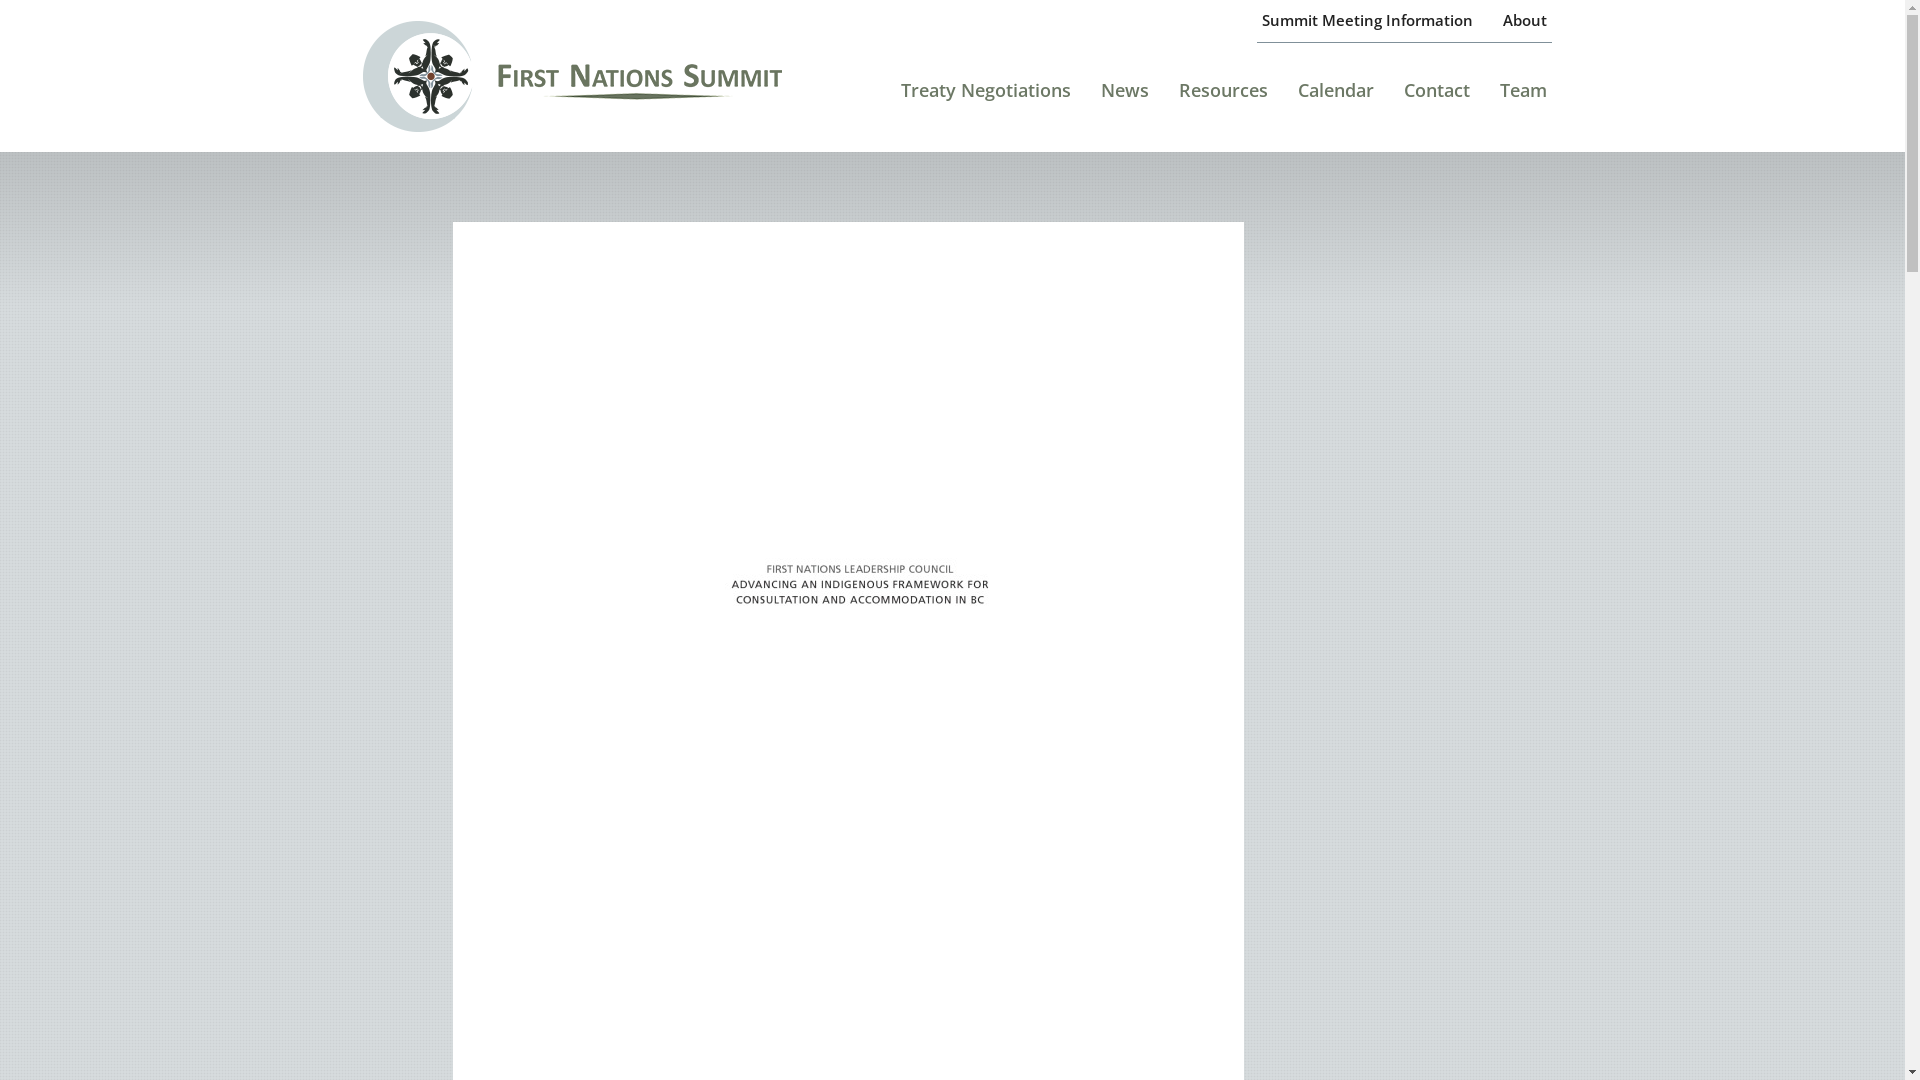 The image size is (1920, 1080). What do you see at coordinates (1174, 97) in the screenshot?
I see `'Resources'` at bounding box center [1174, 97].